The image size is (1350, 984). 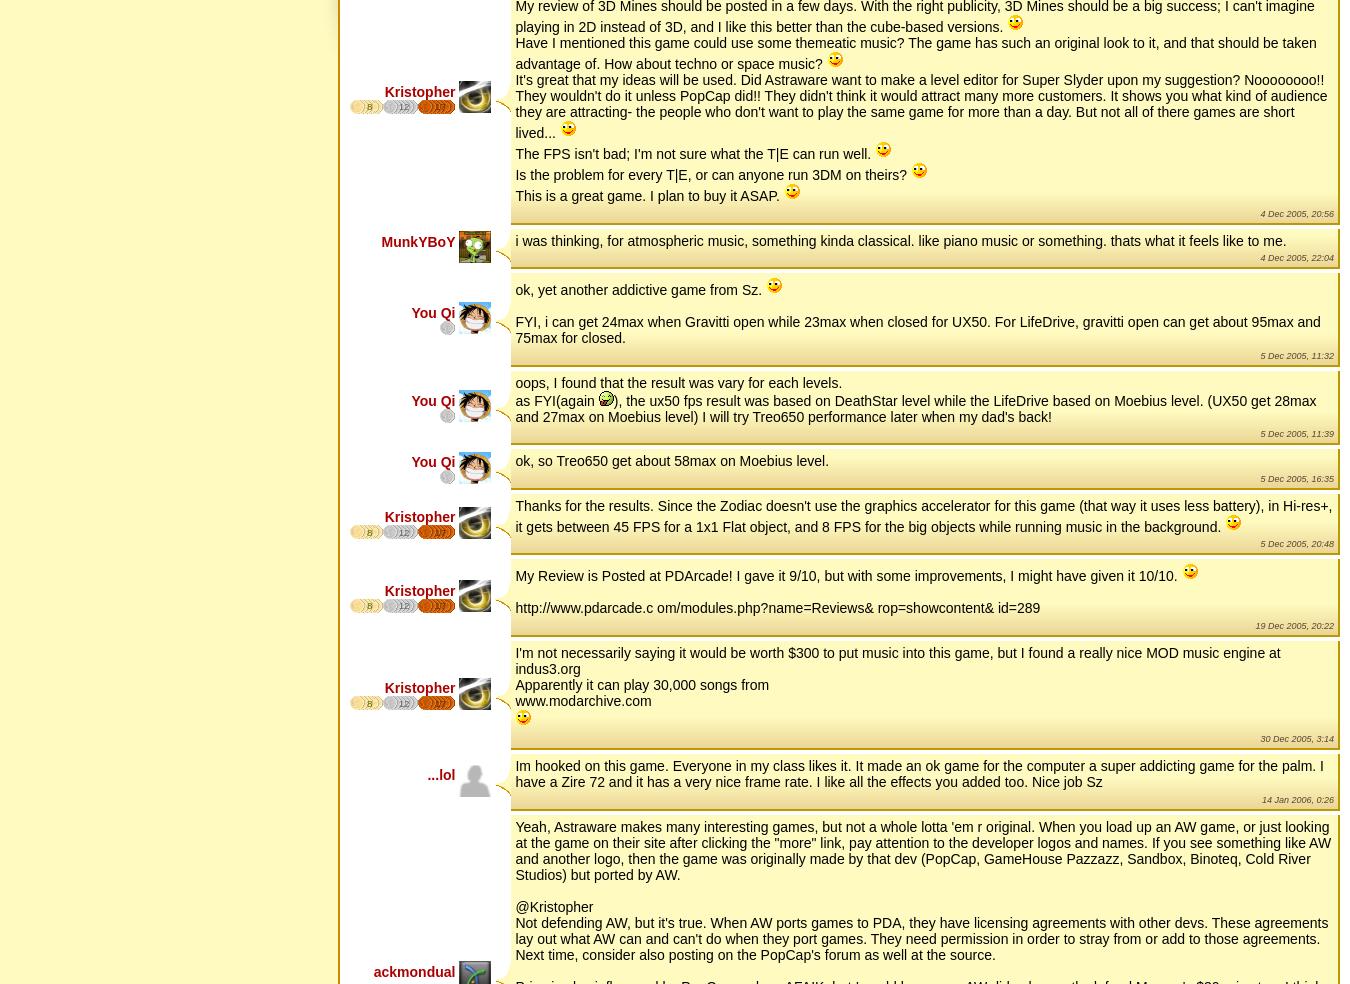 What do you see at coordinates (1259, 542) in the screenshot?
I see `'5 Dec 2005, 20:48'` at bounding box center [1259, 542].